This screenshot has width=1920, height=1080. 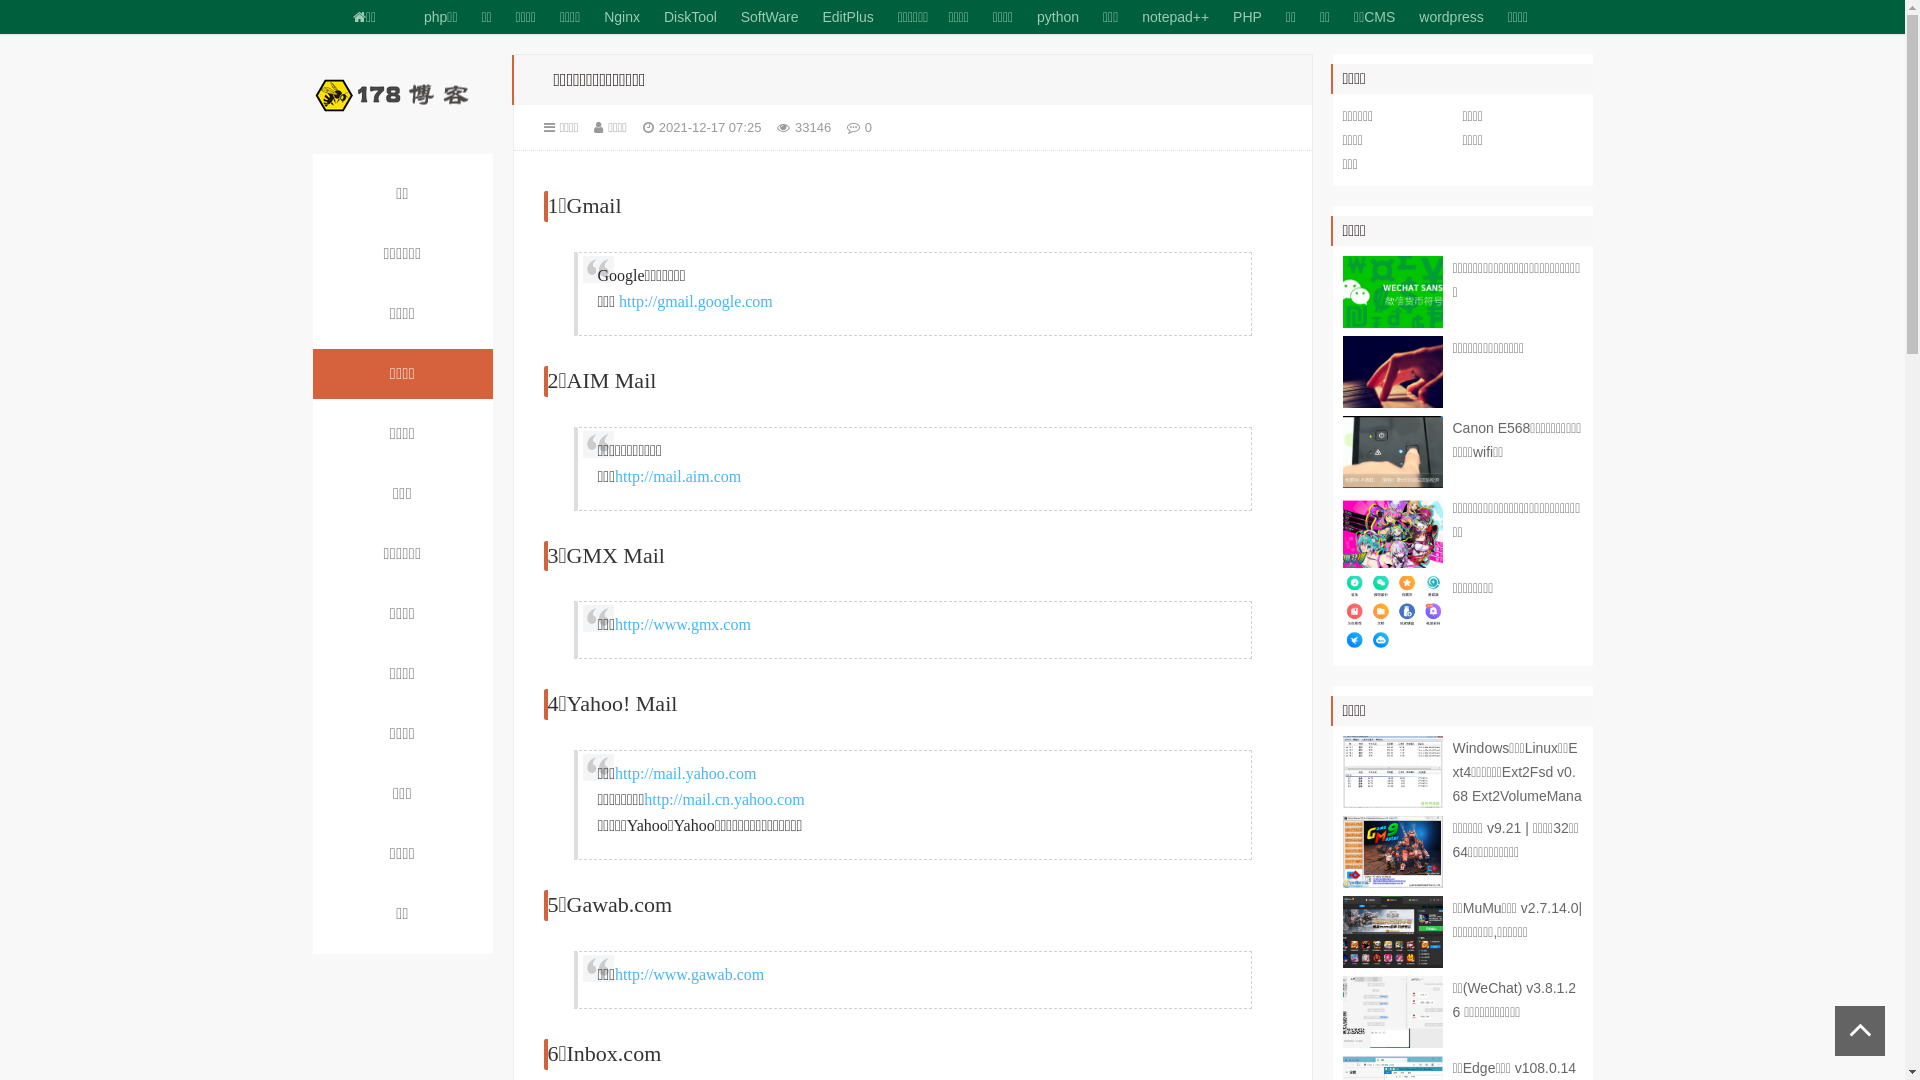 I want to click on 'EditPlus', so click(x=847, y=16).